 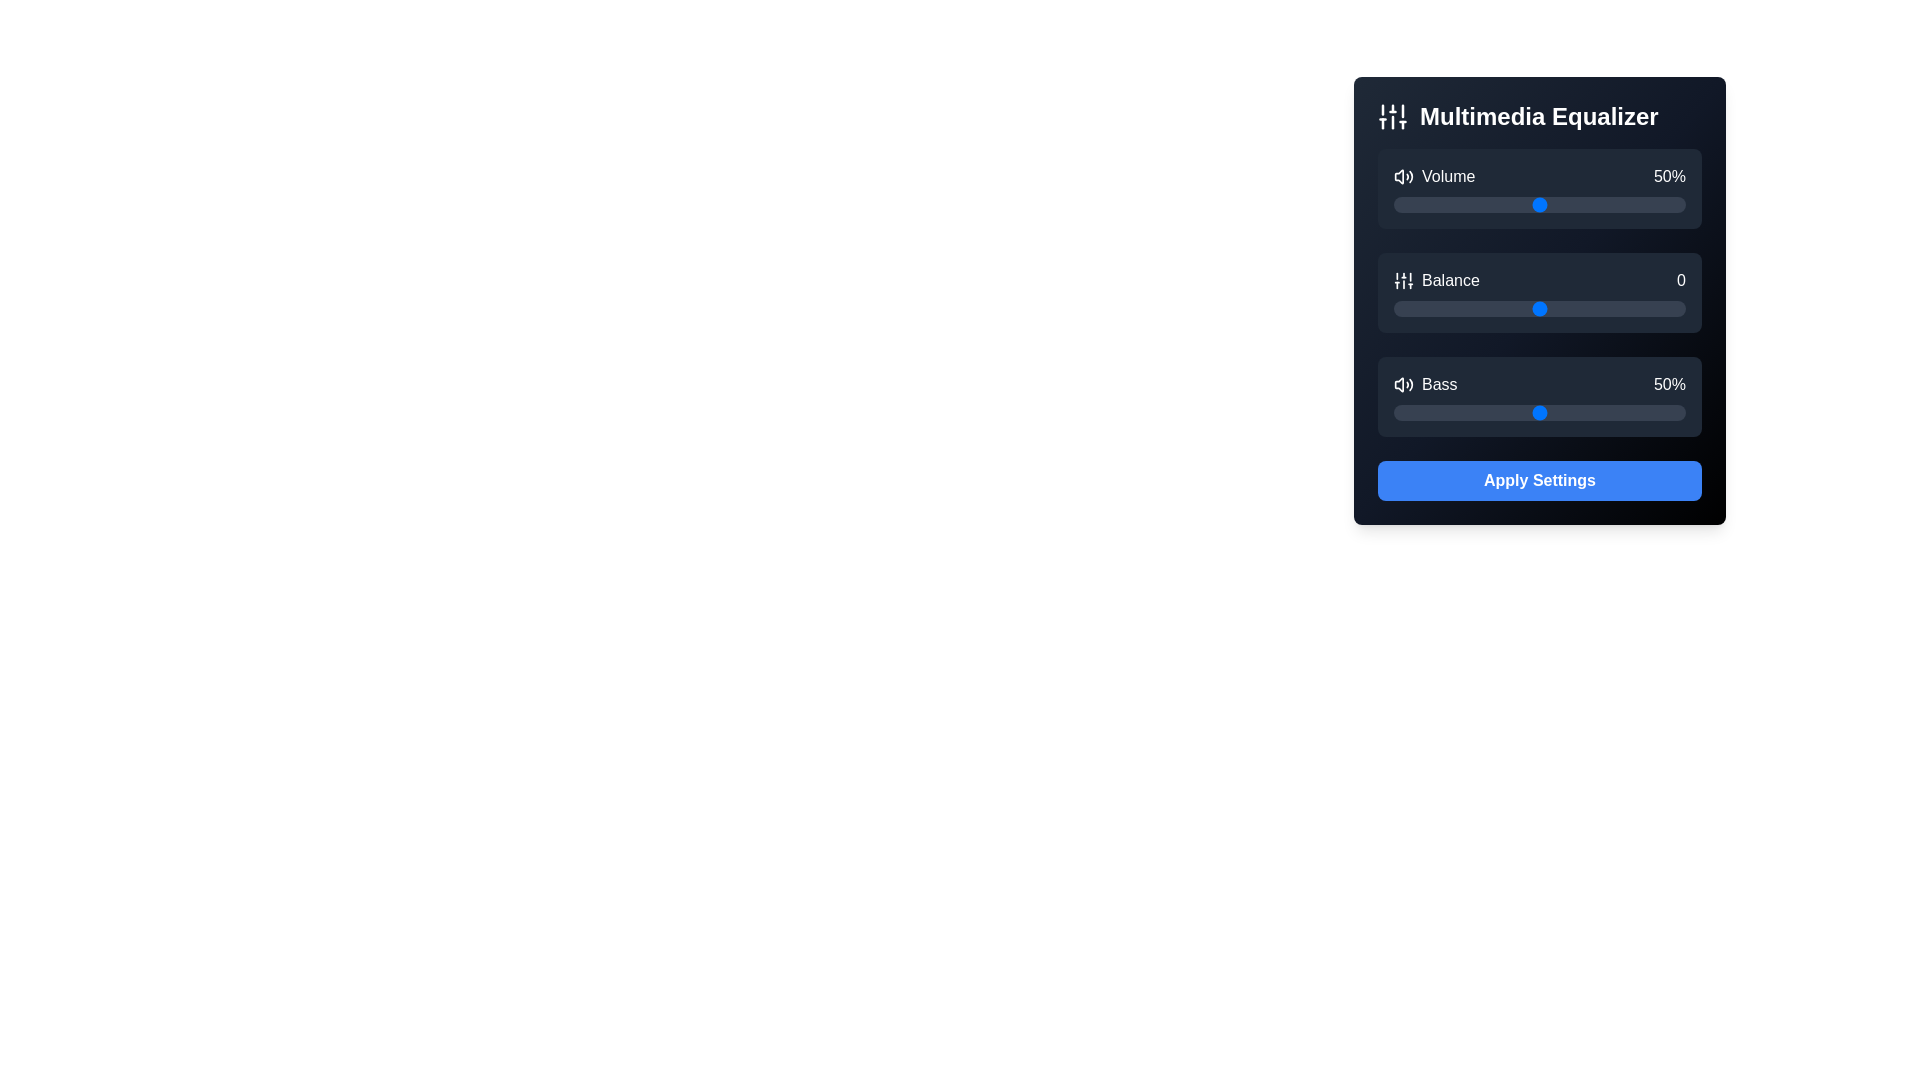 I want to click on the volume level, so click(x=1639, y=204).